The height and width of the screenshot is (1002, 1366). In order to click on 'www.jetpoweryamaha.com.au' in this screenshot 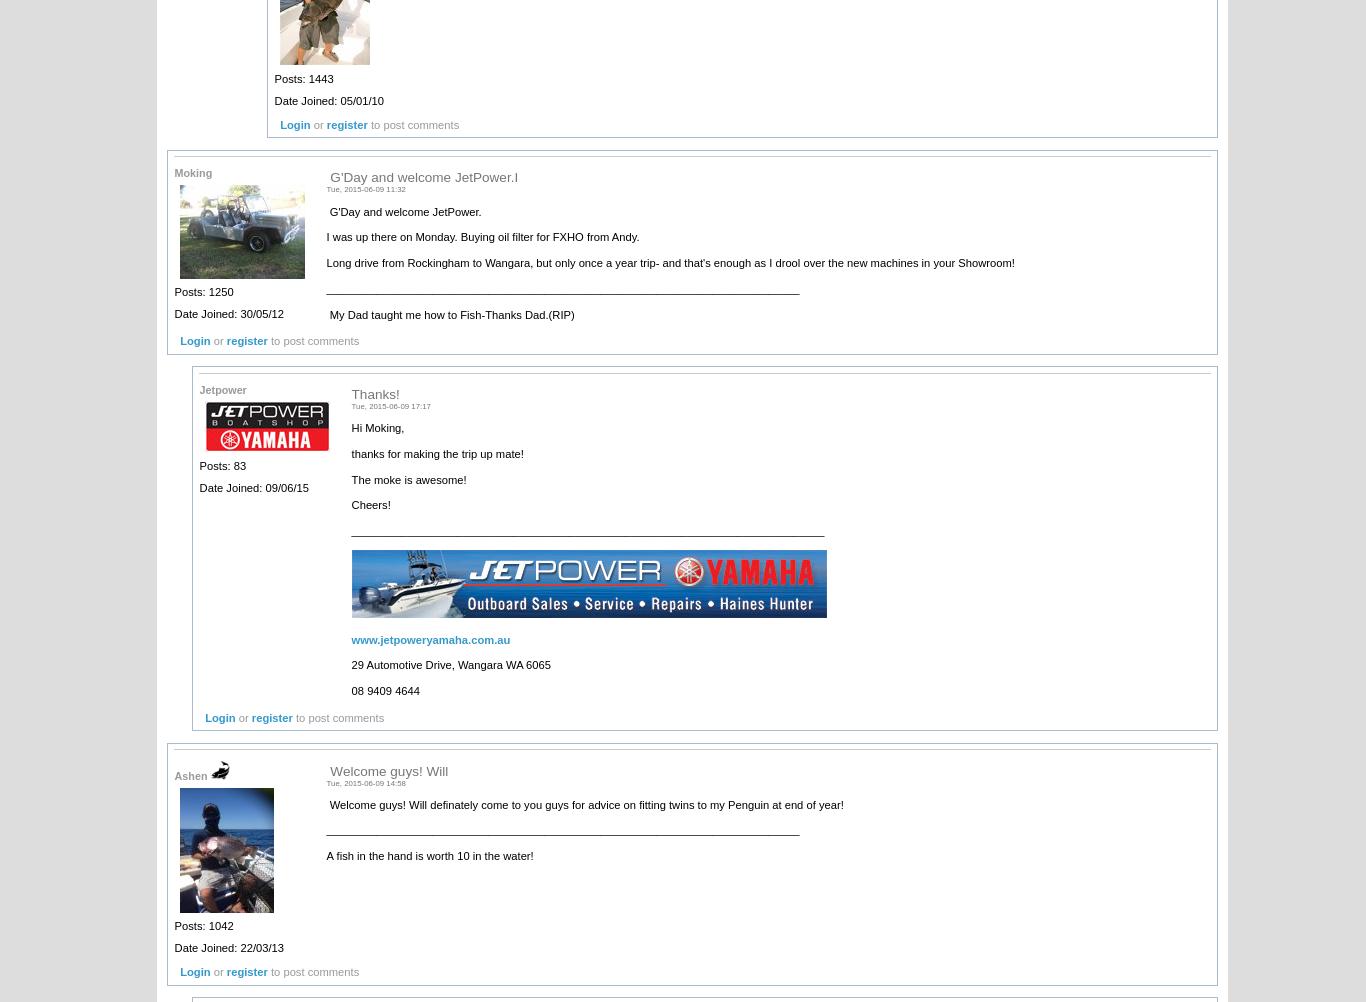, I will do `click(429, 637)`.